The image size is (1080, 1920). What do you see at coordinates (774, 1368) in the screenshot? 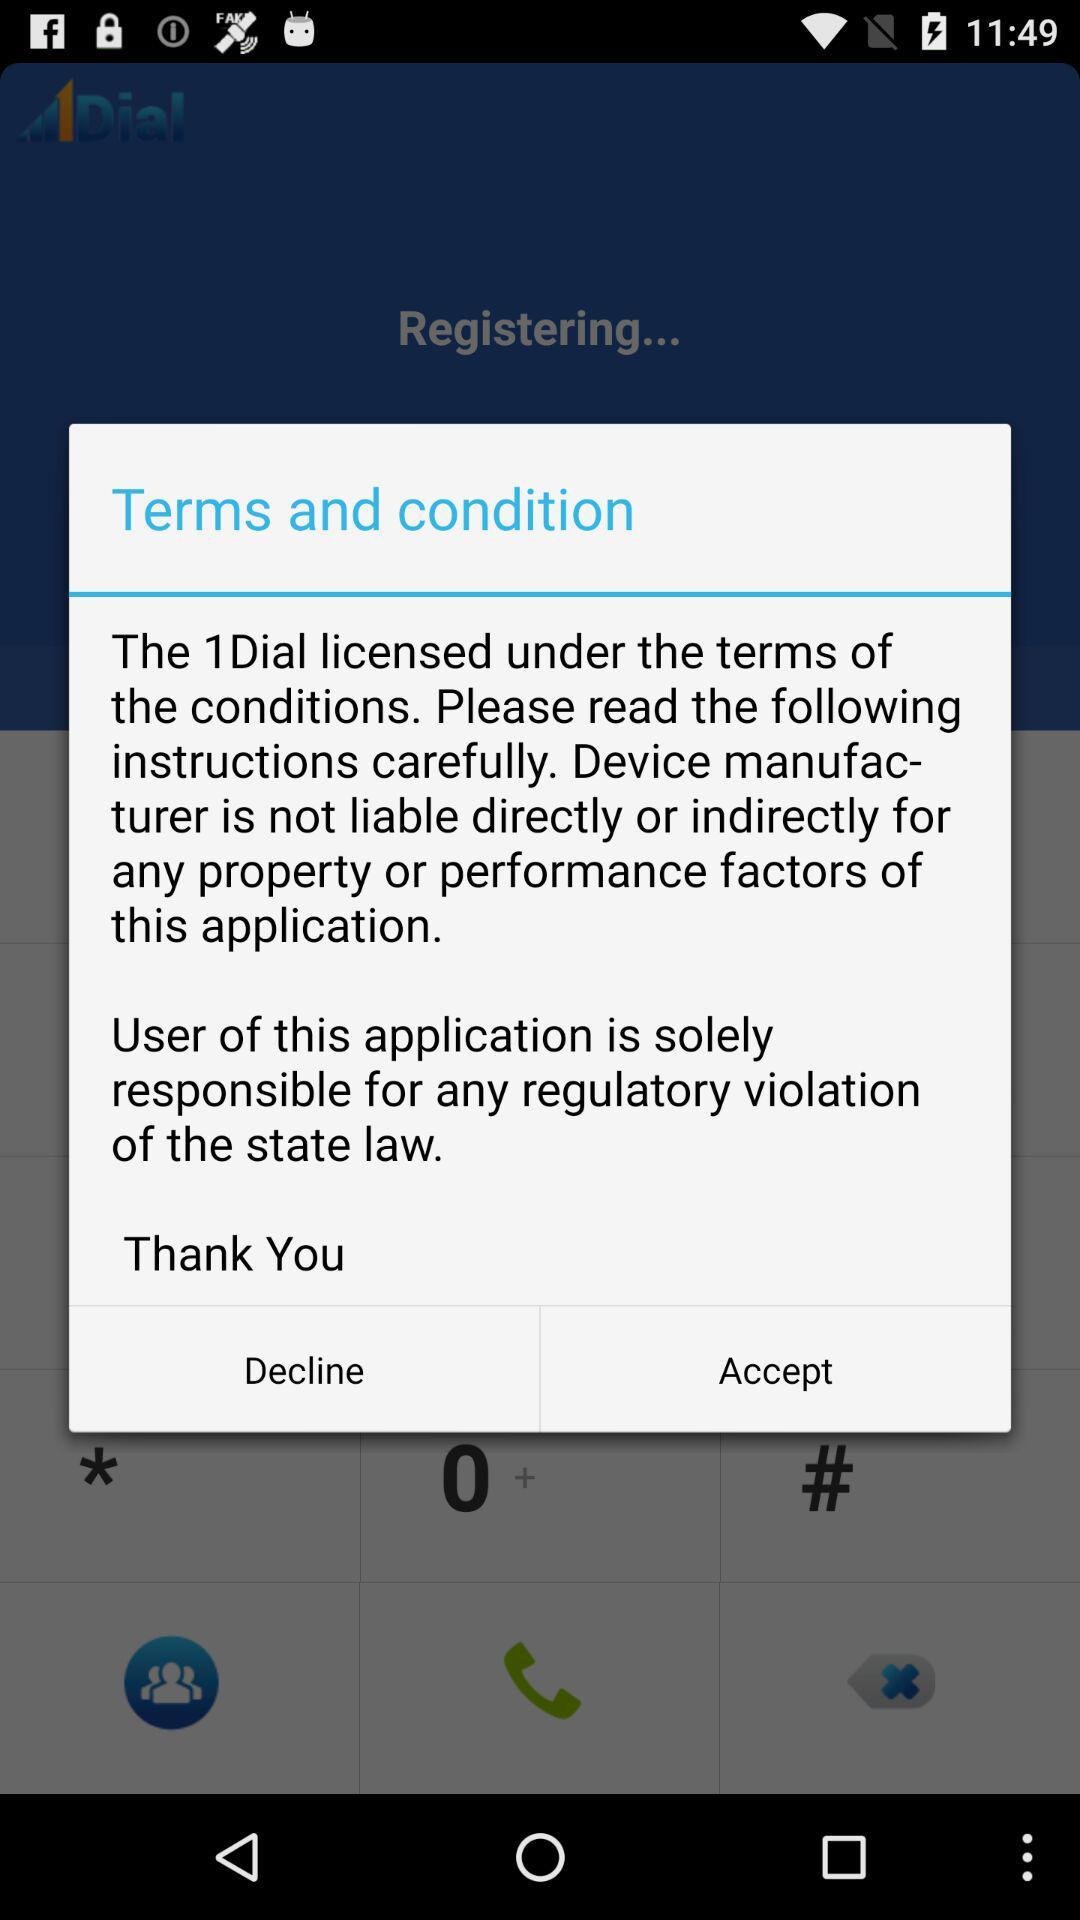
I see `the item below the 1dial licensed` at bounding box center [774, 1368].